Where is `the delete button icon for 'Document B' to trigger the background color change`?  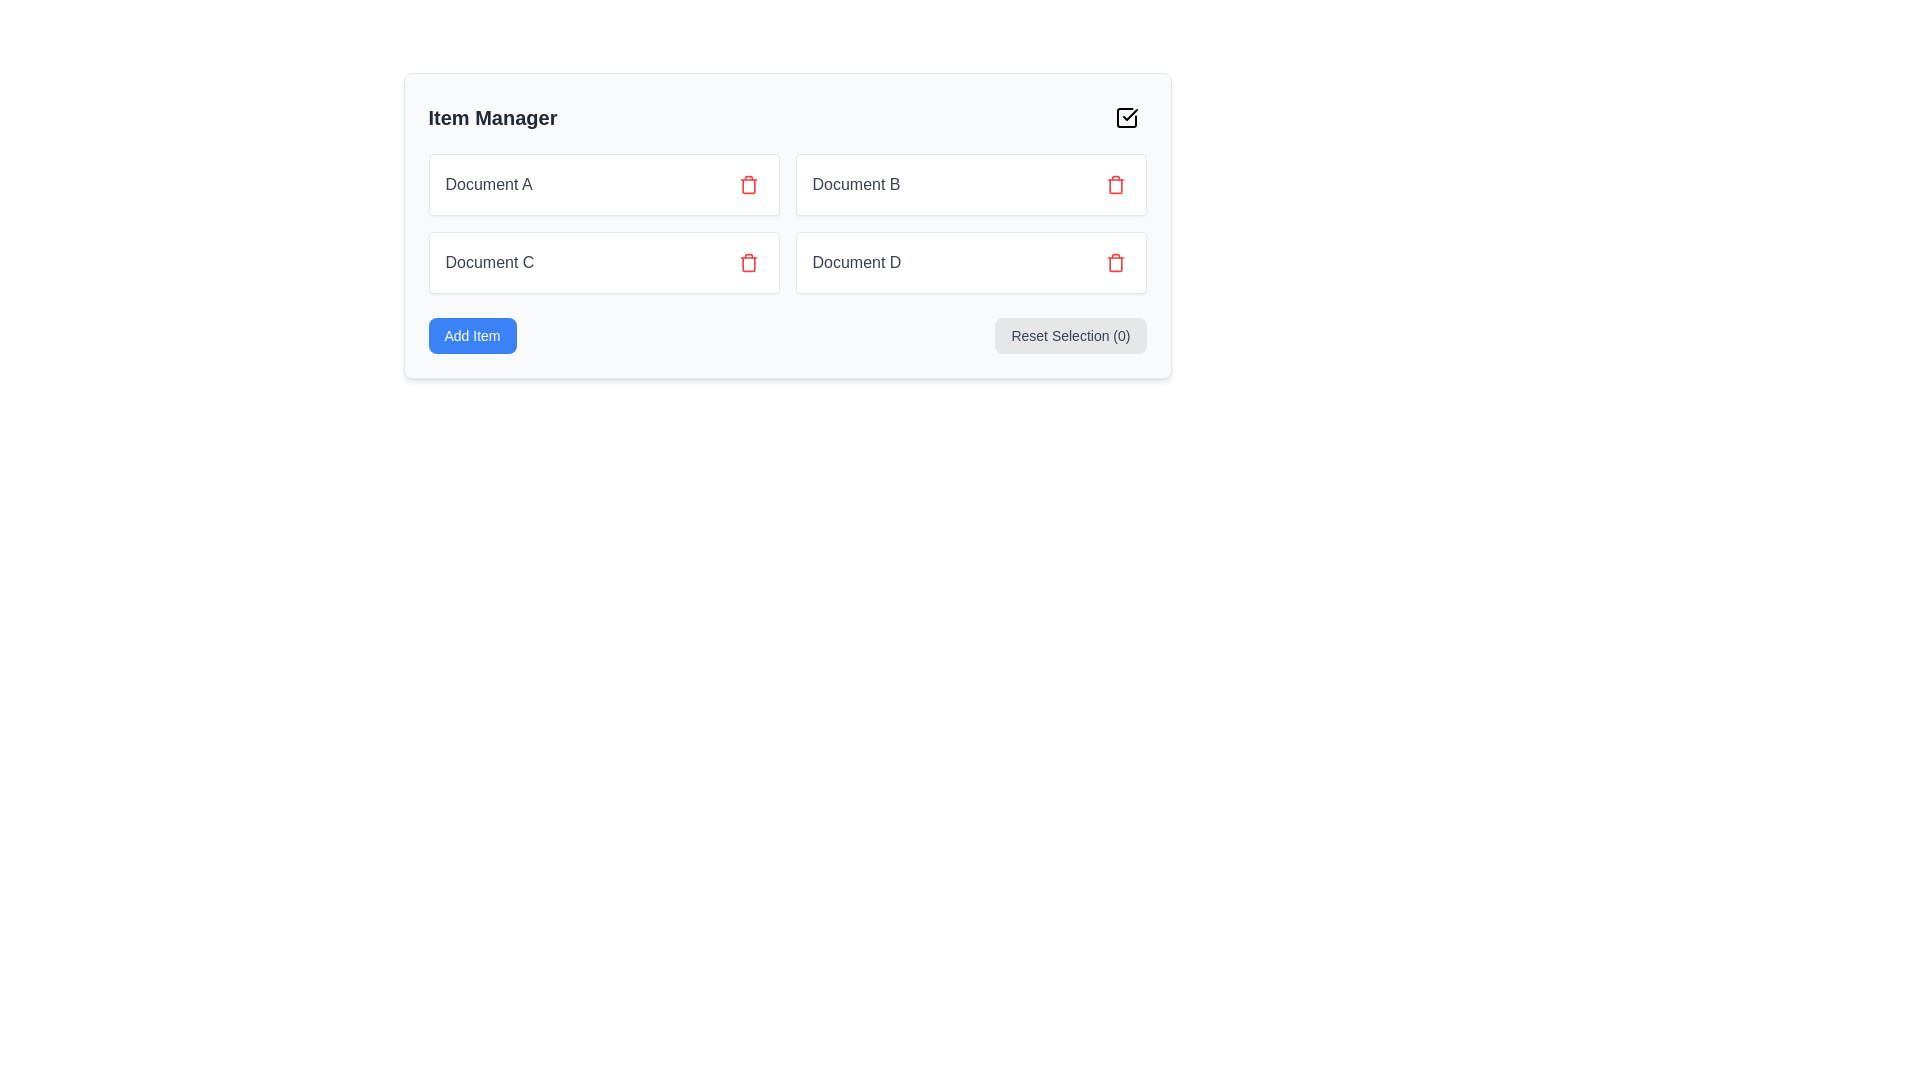
the delete button icon for 'Document B' to trigger the background color change is located at coordinates (1114, 185).